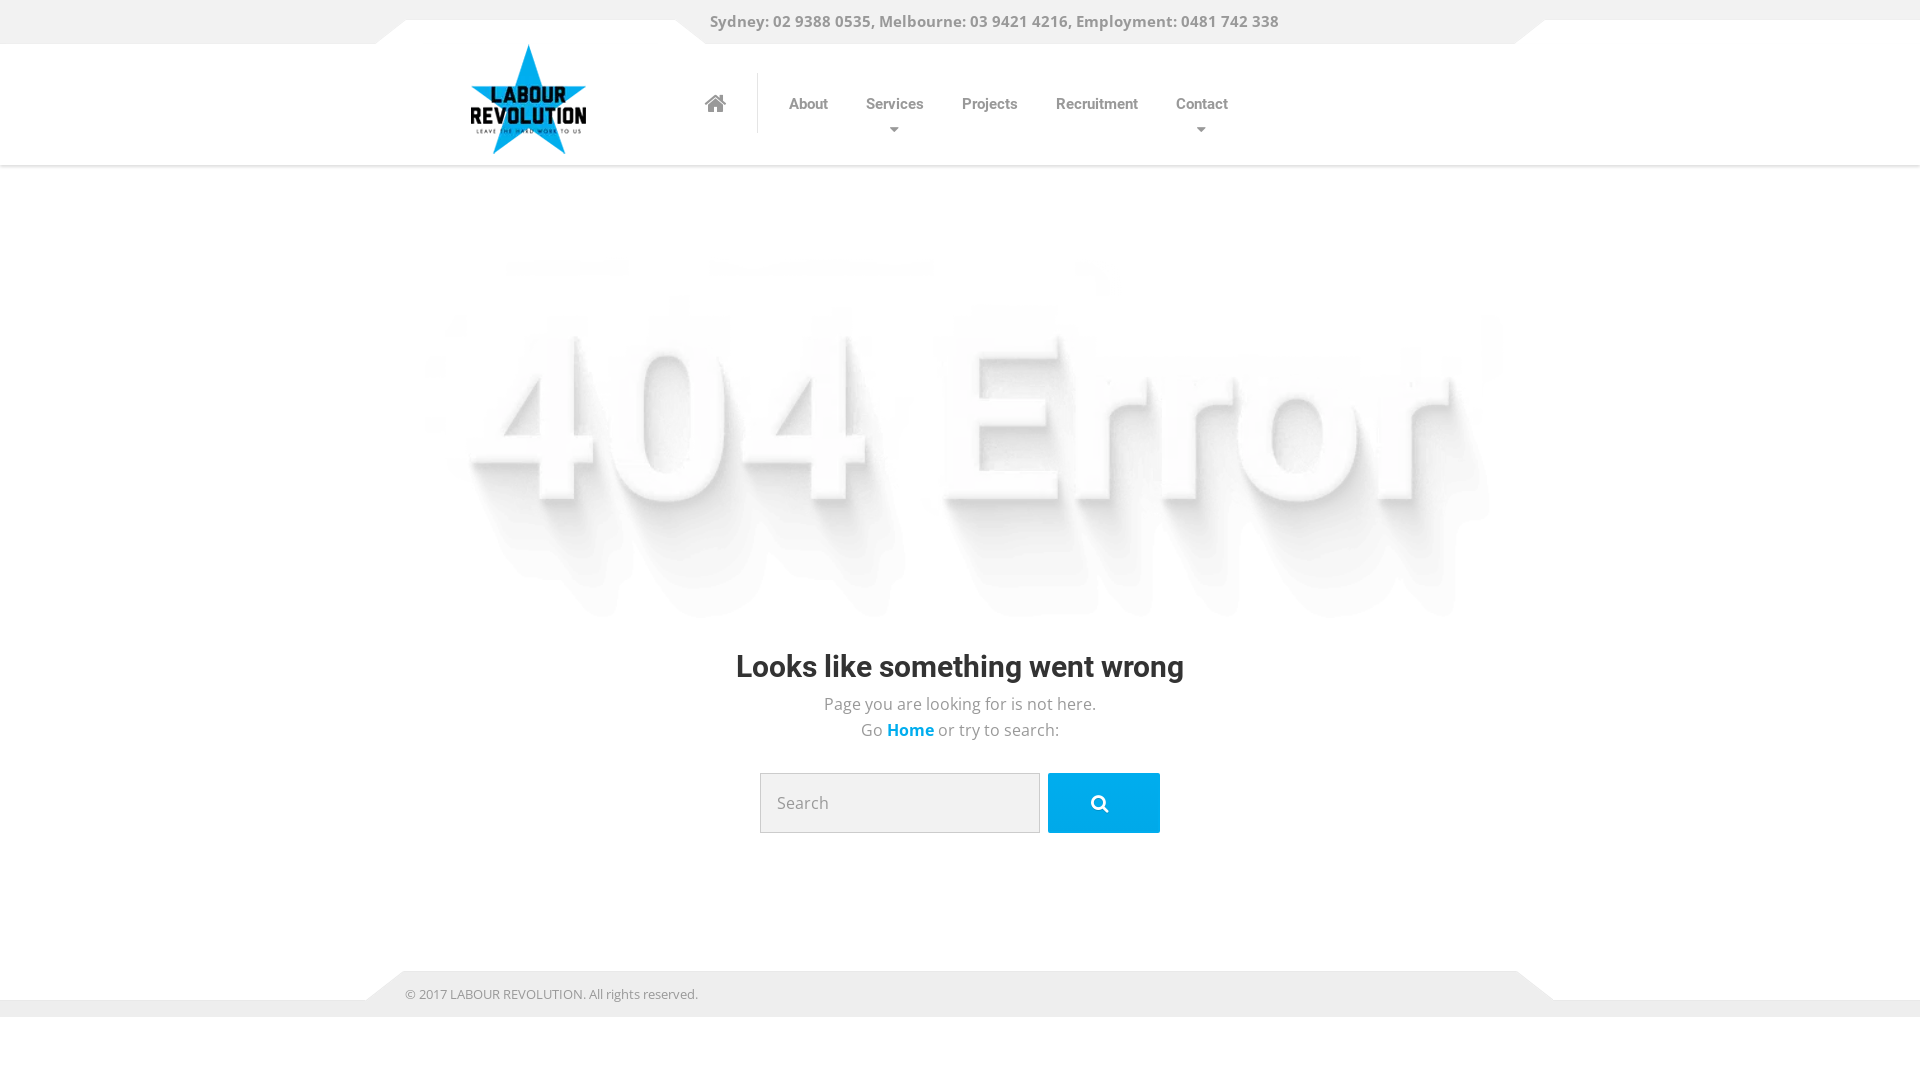  What do you see at coordinates (1096, 104) in the screenshot?
I see `'Recruitment'` at bounding box center [1096, 104].